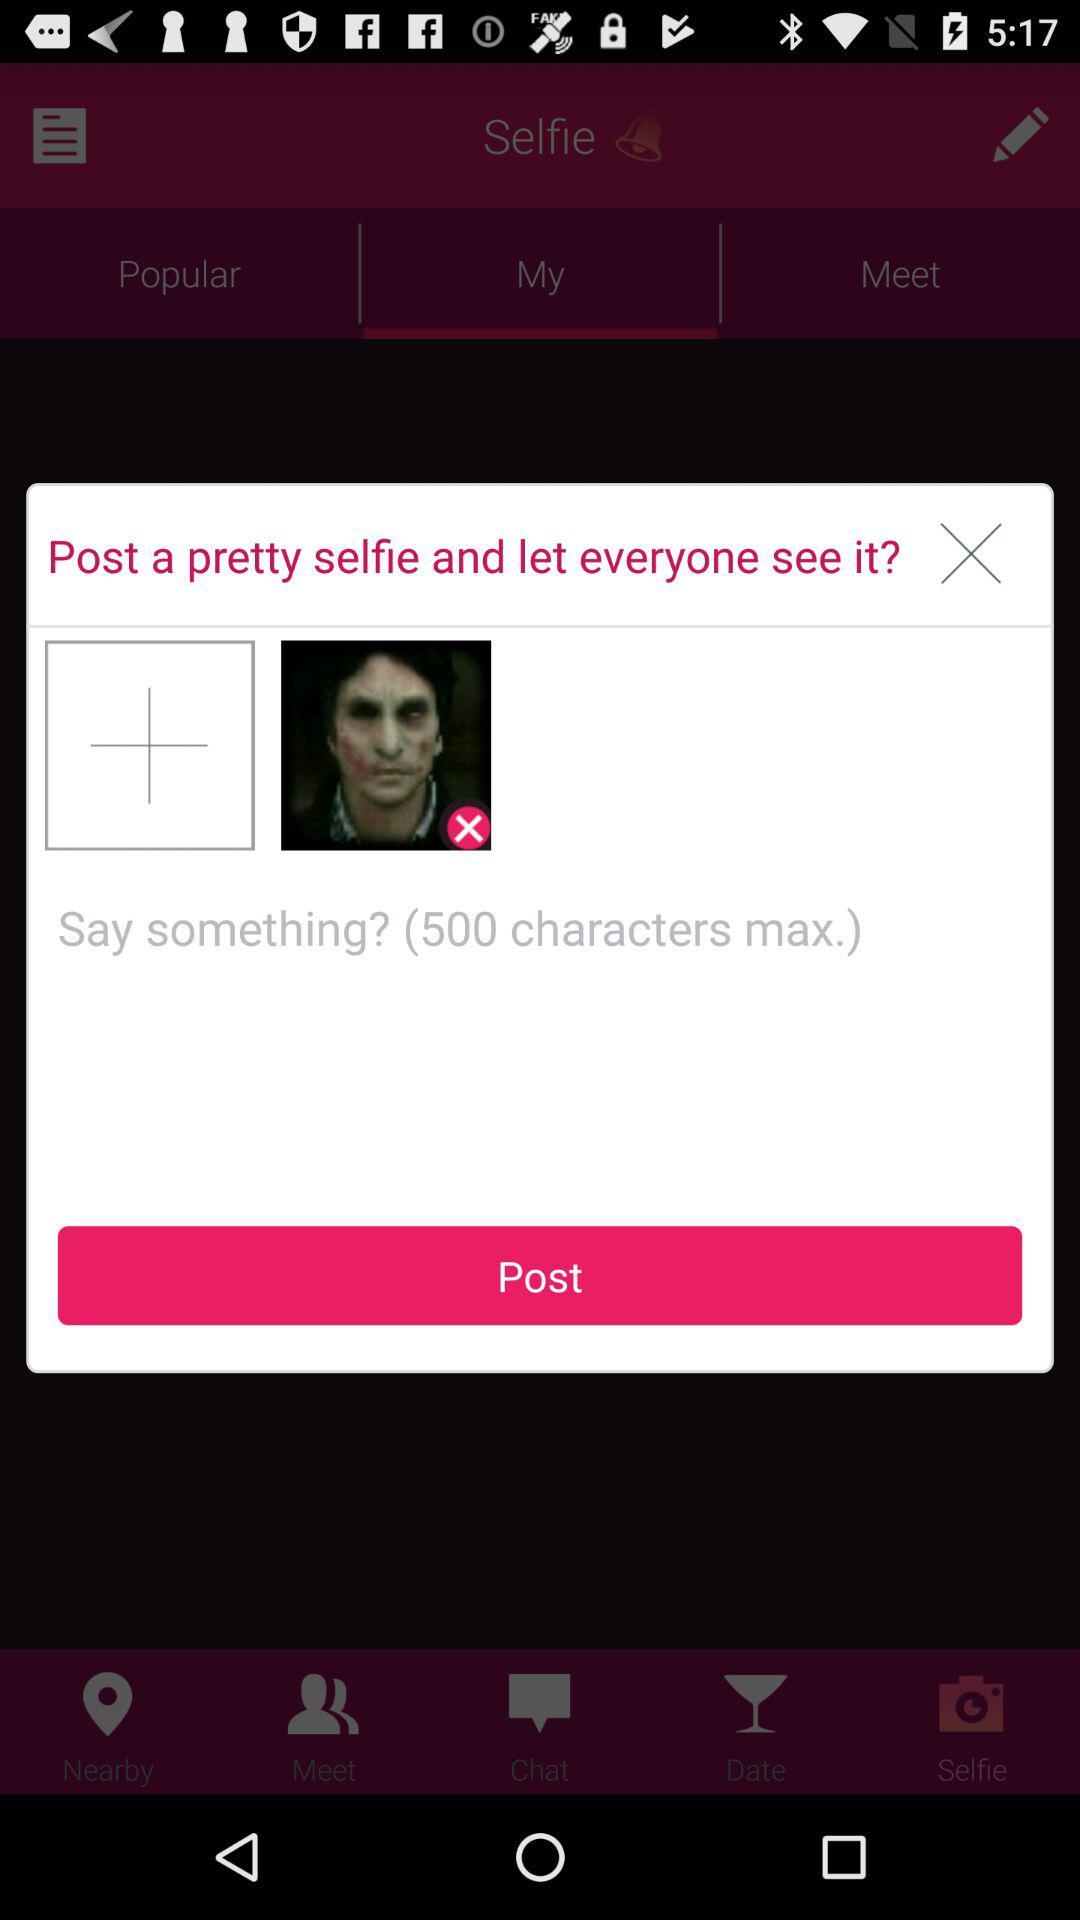 This screenshot has width=1080, height=1920. I want to click on photo, so click(149, 744).